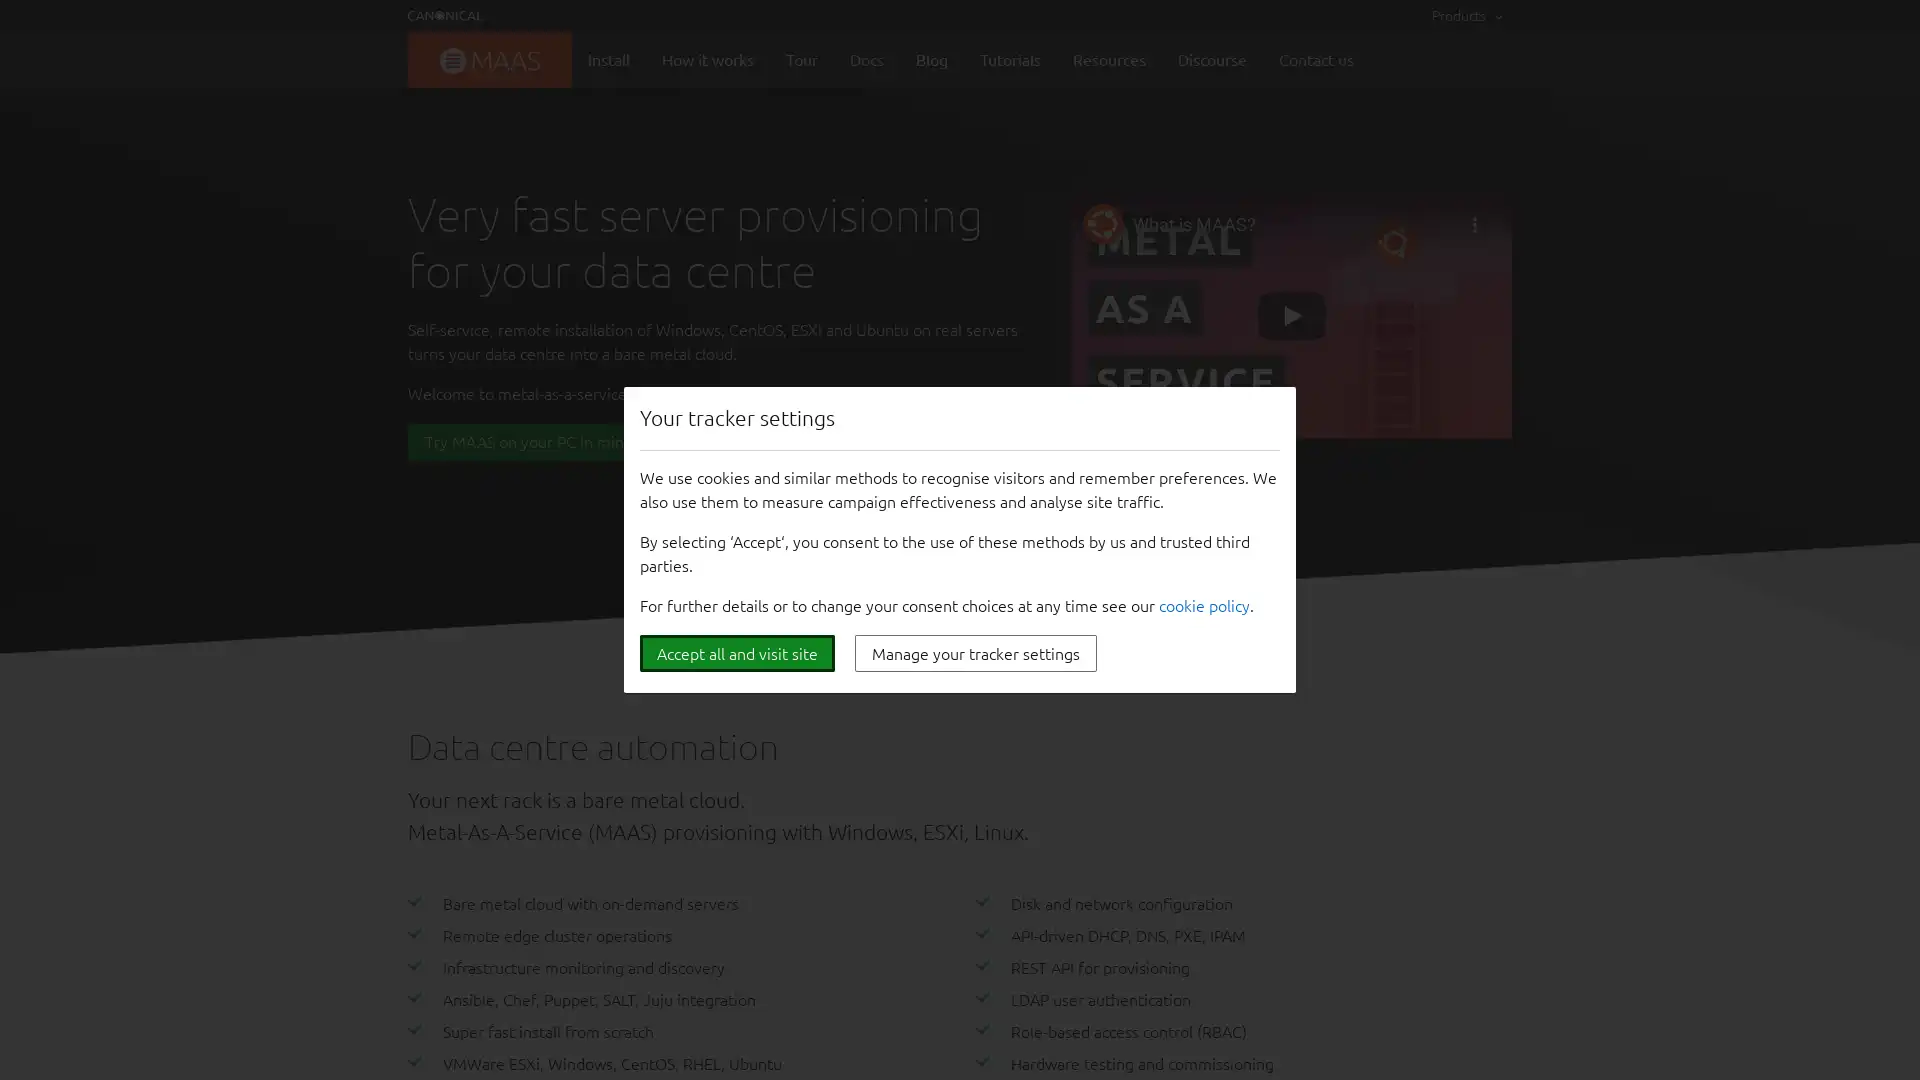  I want to click on Manage your tracker settings, so click(975, 653).